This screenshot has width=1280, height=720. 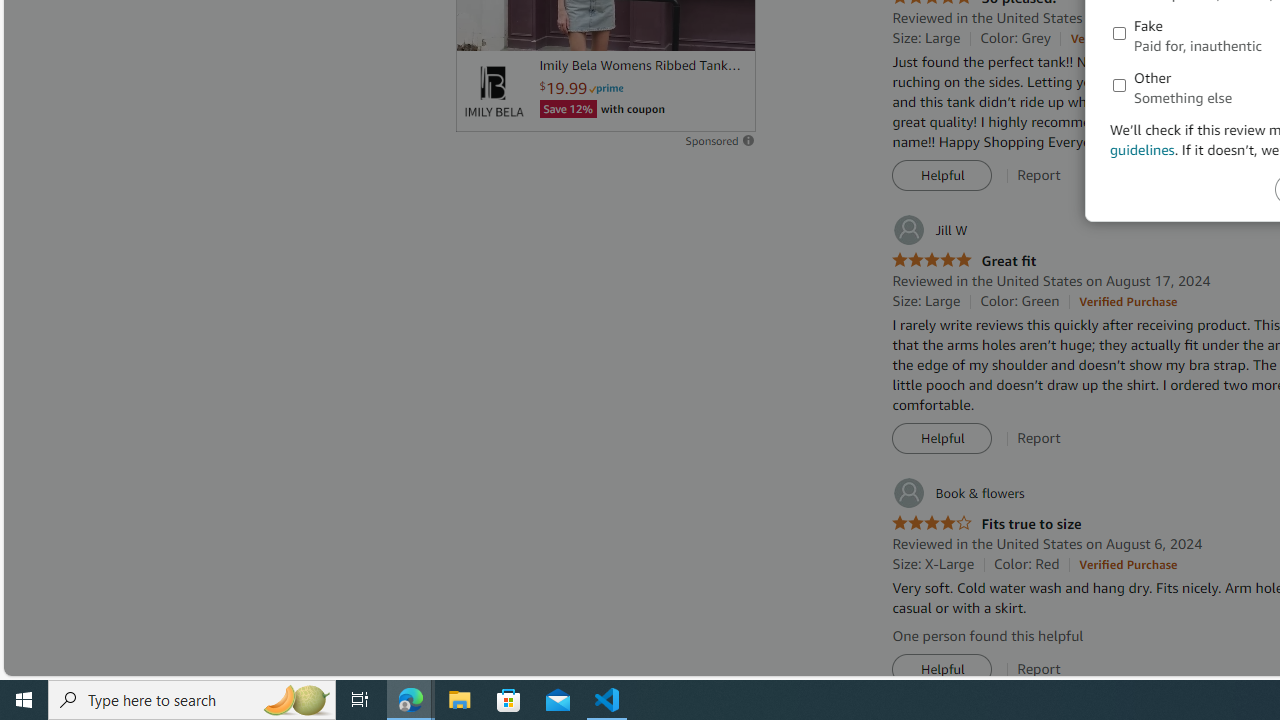 What do you see at coordinates (605, 87) in the screenshot?
I see `'Prime'` at bounding box center [605, 87].